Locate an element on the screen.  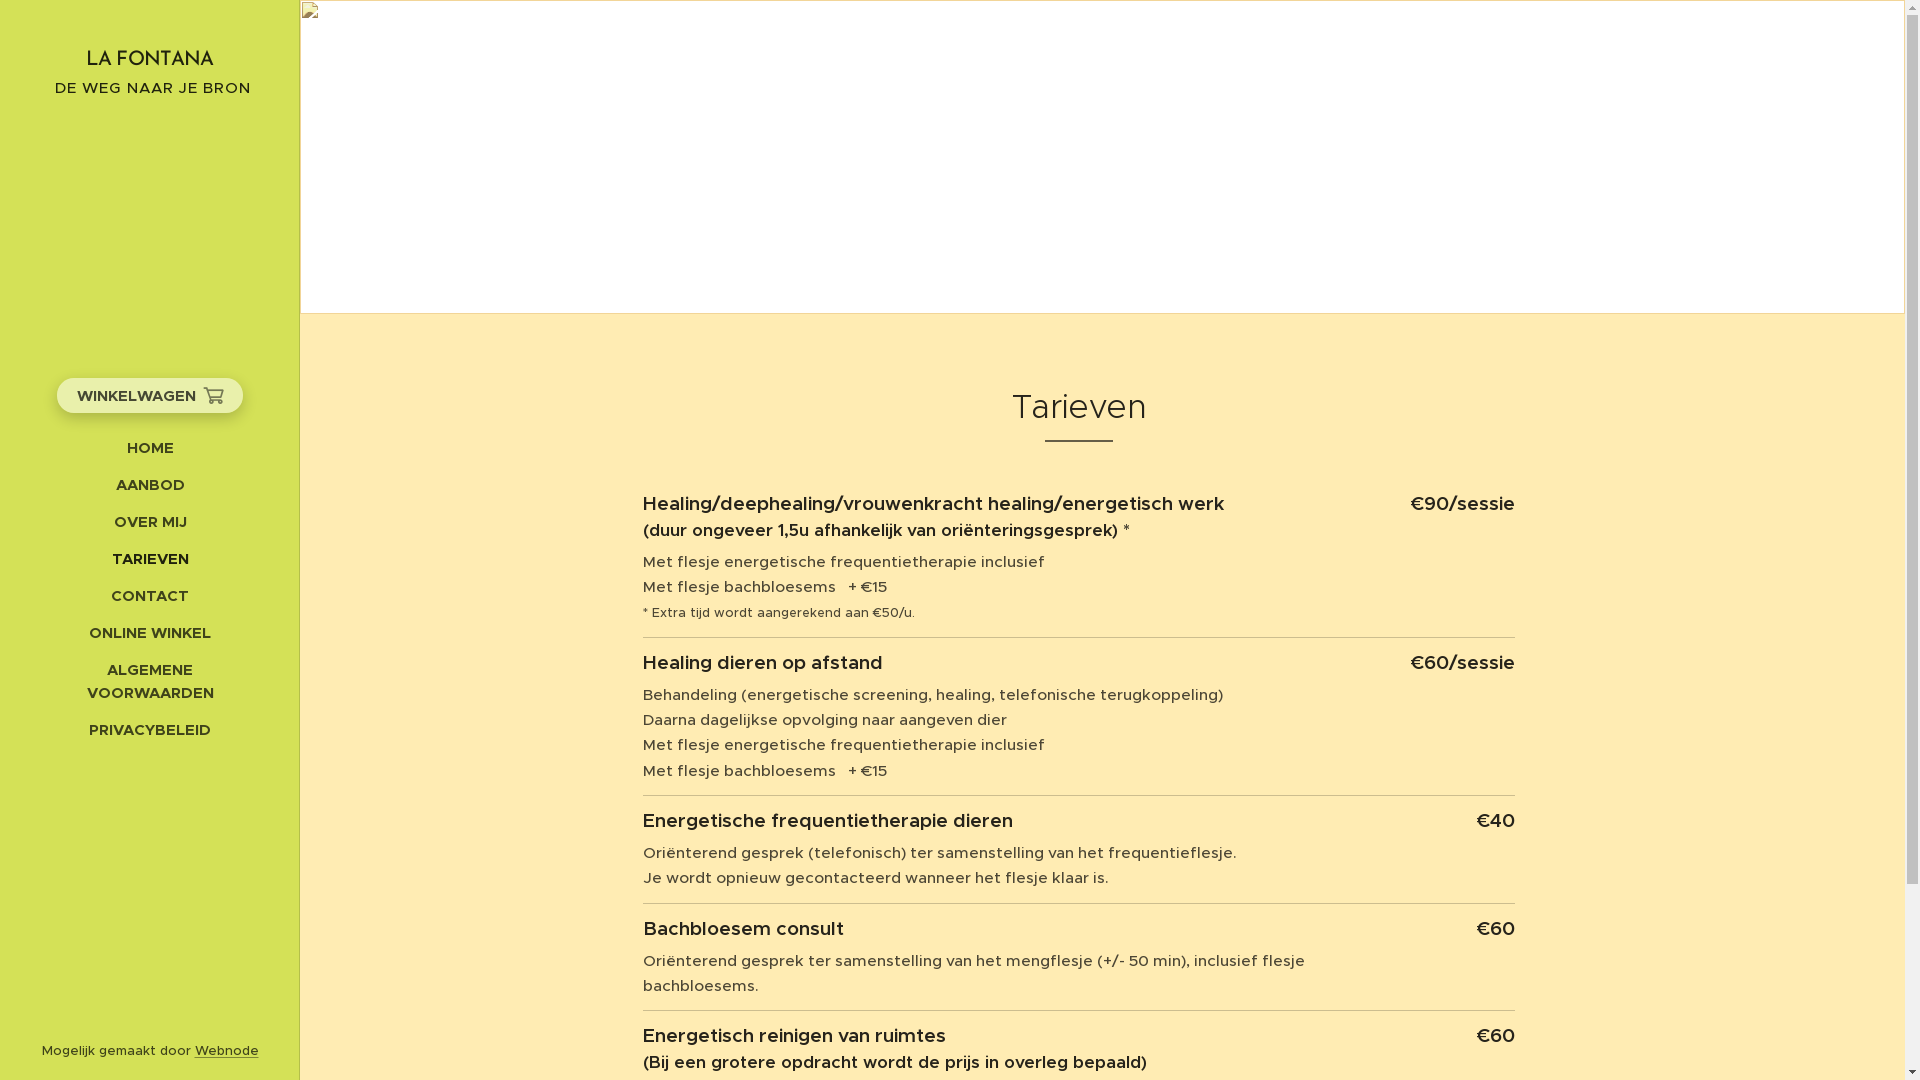
'ONLINE WINKEL' is located at coordinates (148, 632).